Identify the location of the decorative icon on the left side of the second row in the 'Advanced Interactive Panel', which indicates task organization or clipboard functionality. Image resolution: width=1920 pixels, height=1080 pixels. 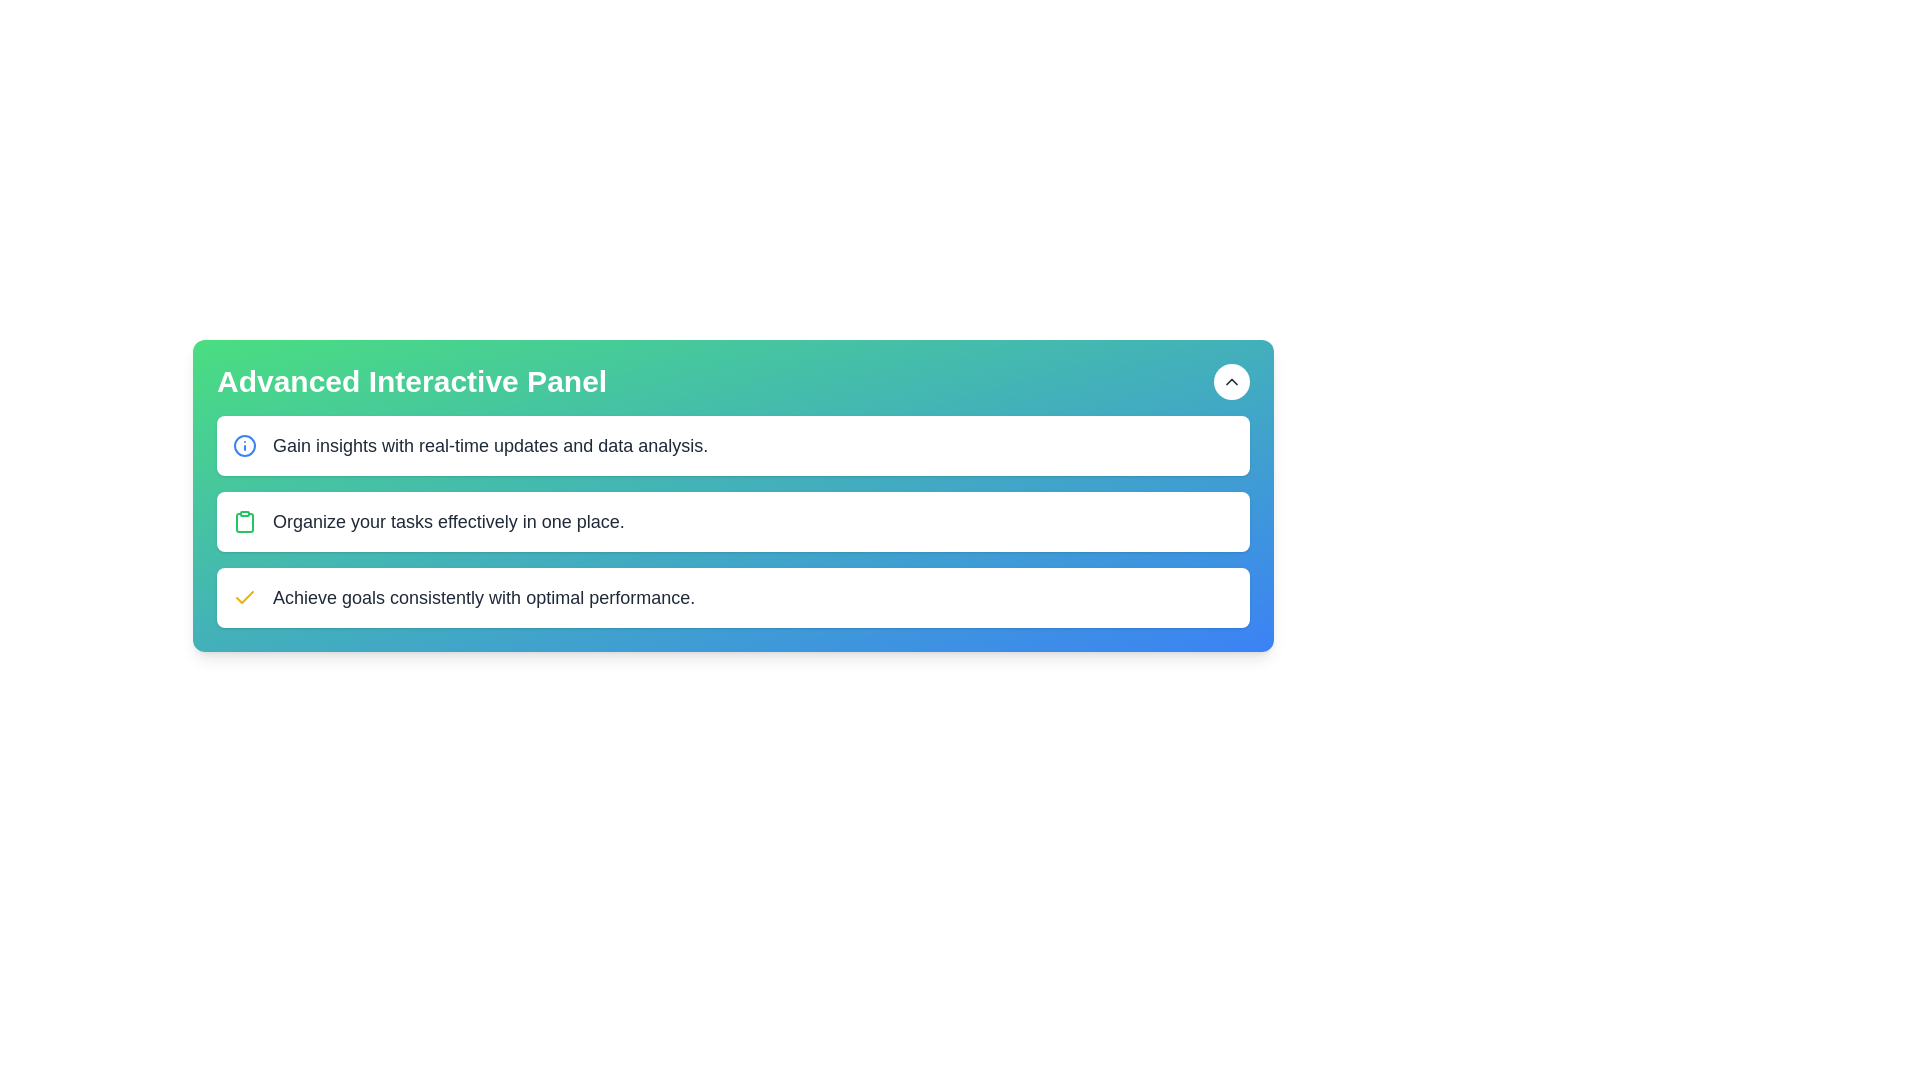
(243, 520).